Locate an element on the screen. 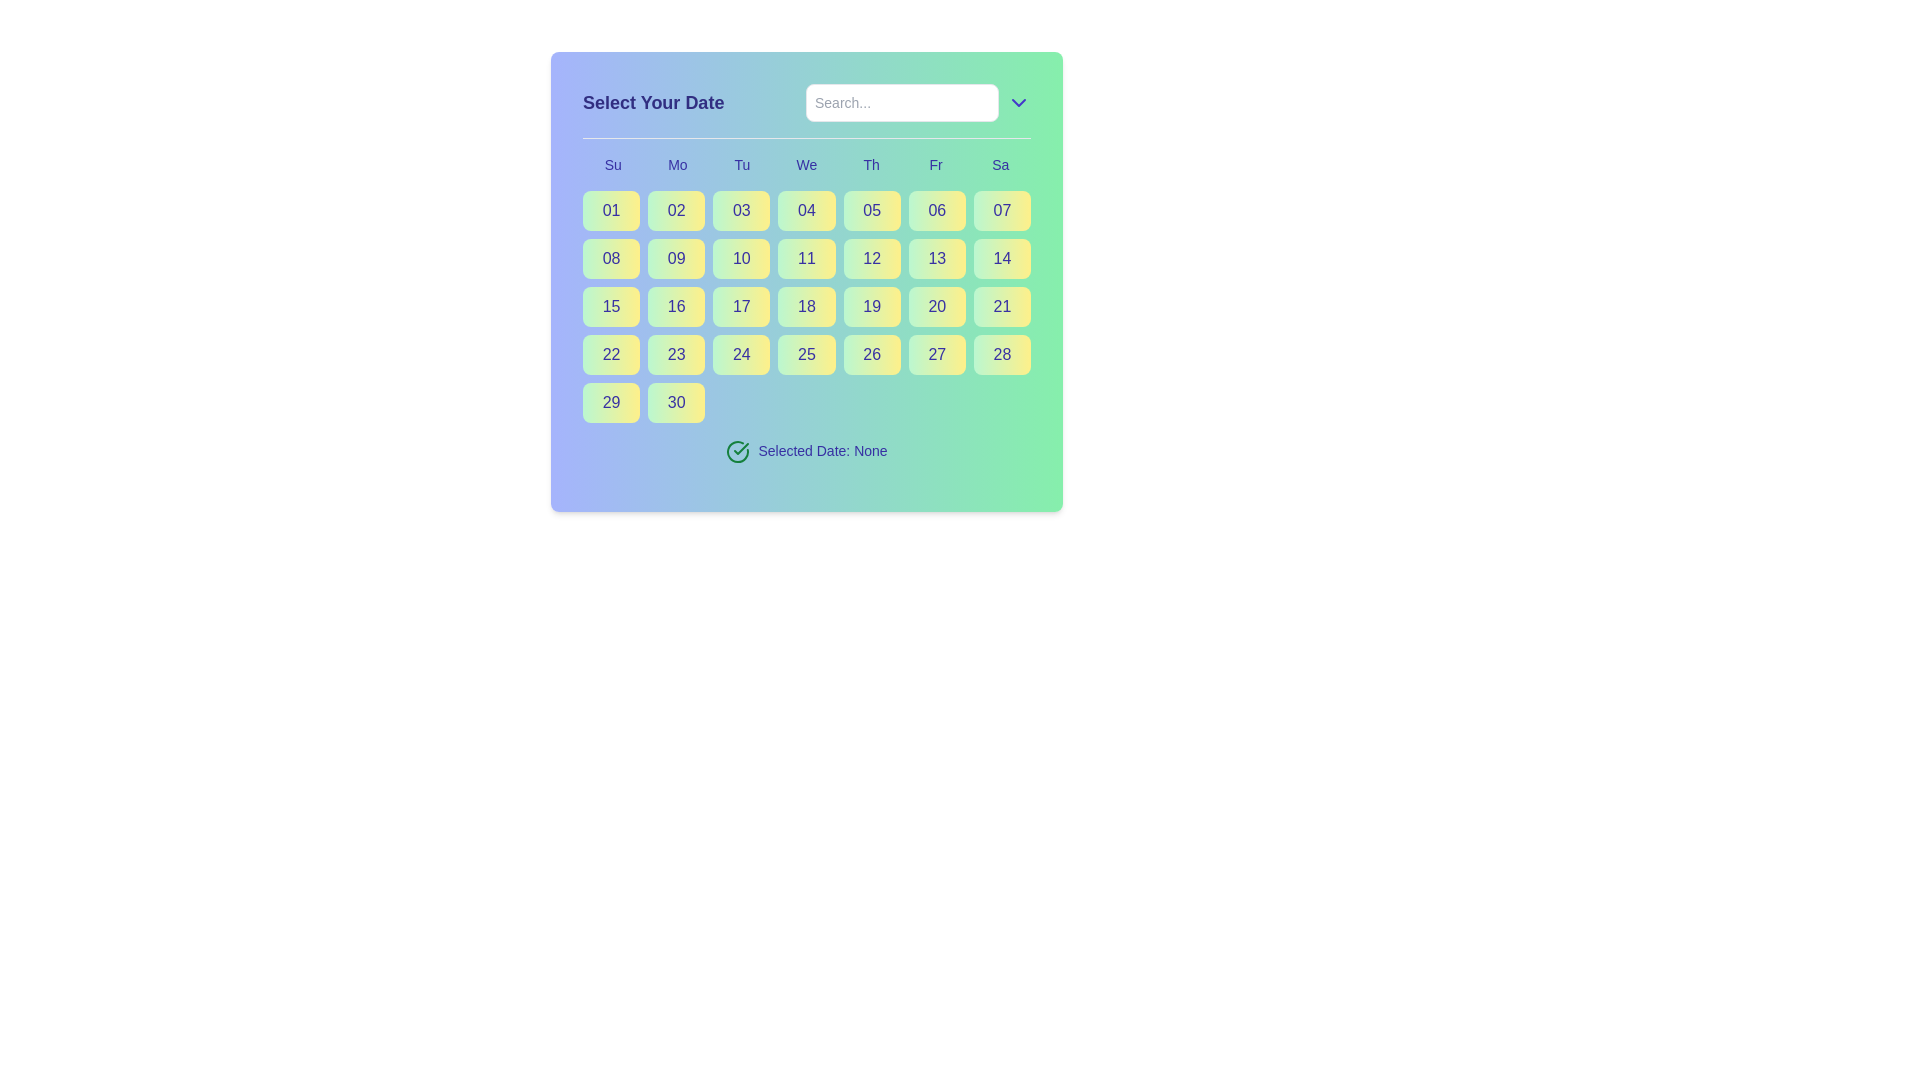  the button displaying the text '28' located in the sixth position of the last row in the calendar grid is located at coordinates (1002, 353).